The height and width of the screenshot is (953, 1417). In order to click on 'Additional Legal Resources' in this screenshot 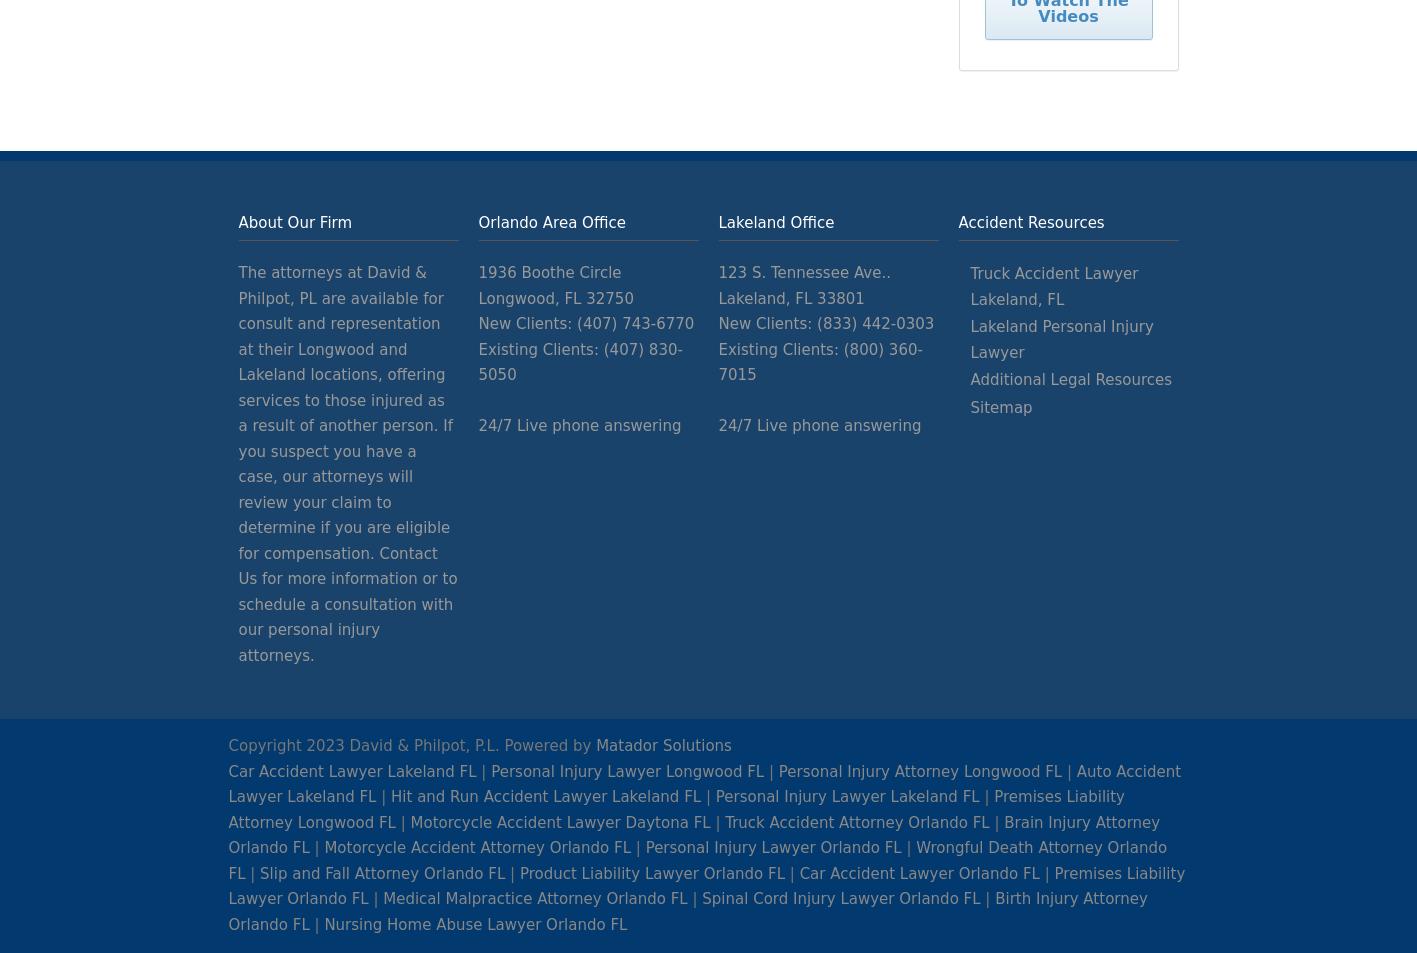, I will do `click(1070, 378)`.